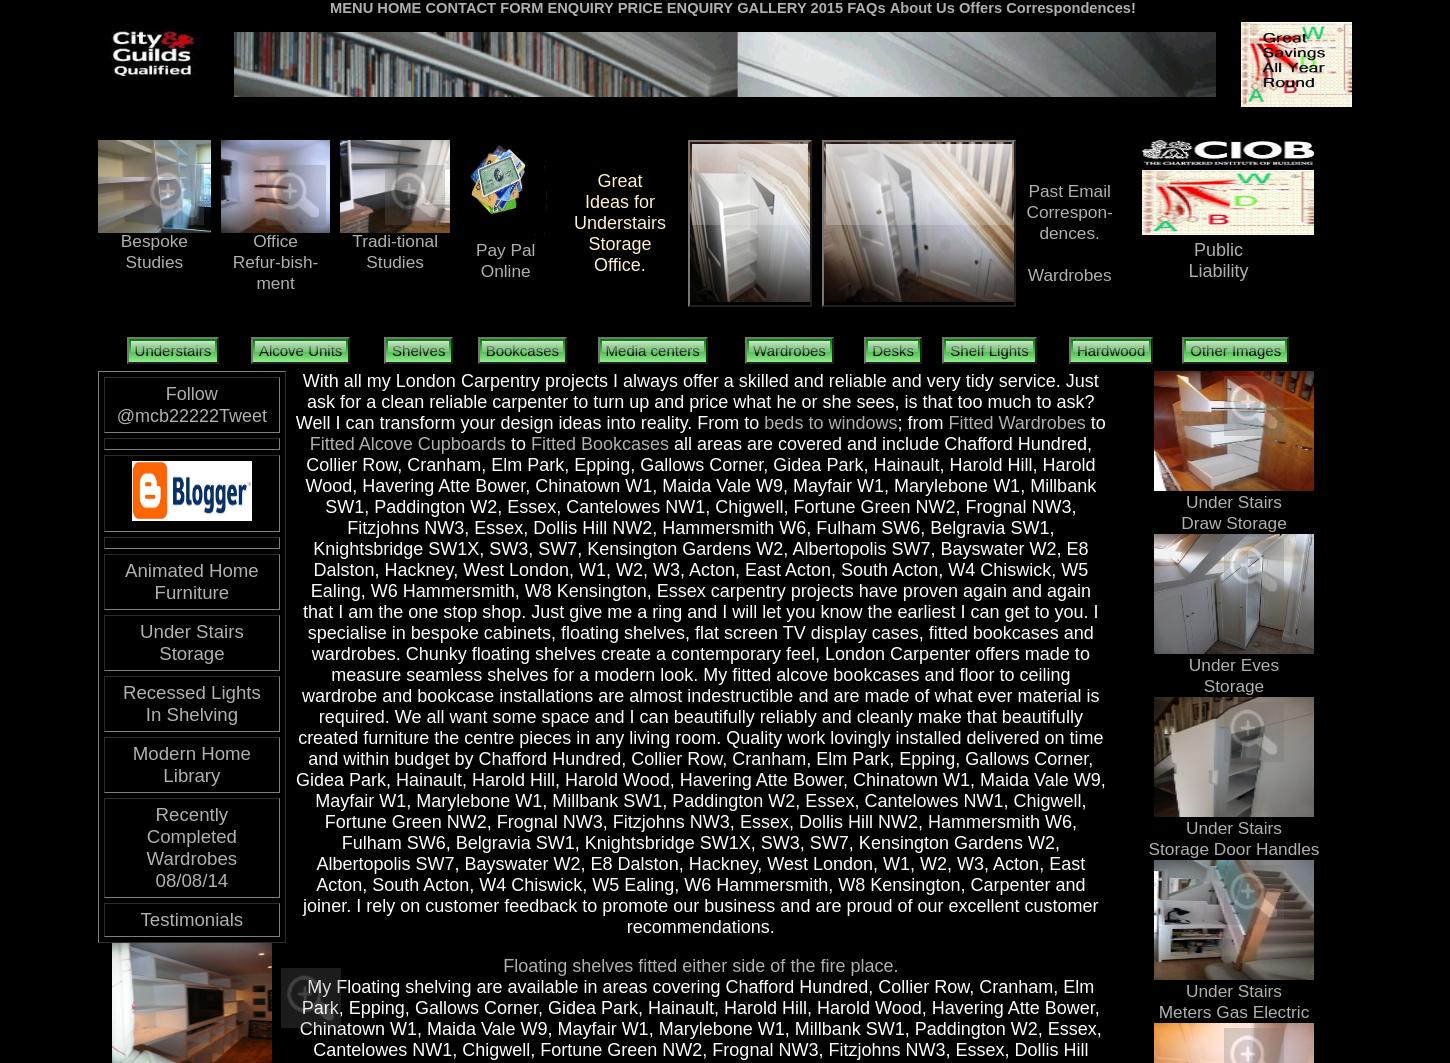 The image size is (1450, 1063). What do you see at coordinates (217, 414) in the screenshot?
I see `'Tweet'` at bounding box center [217, 414].